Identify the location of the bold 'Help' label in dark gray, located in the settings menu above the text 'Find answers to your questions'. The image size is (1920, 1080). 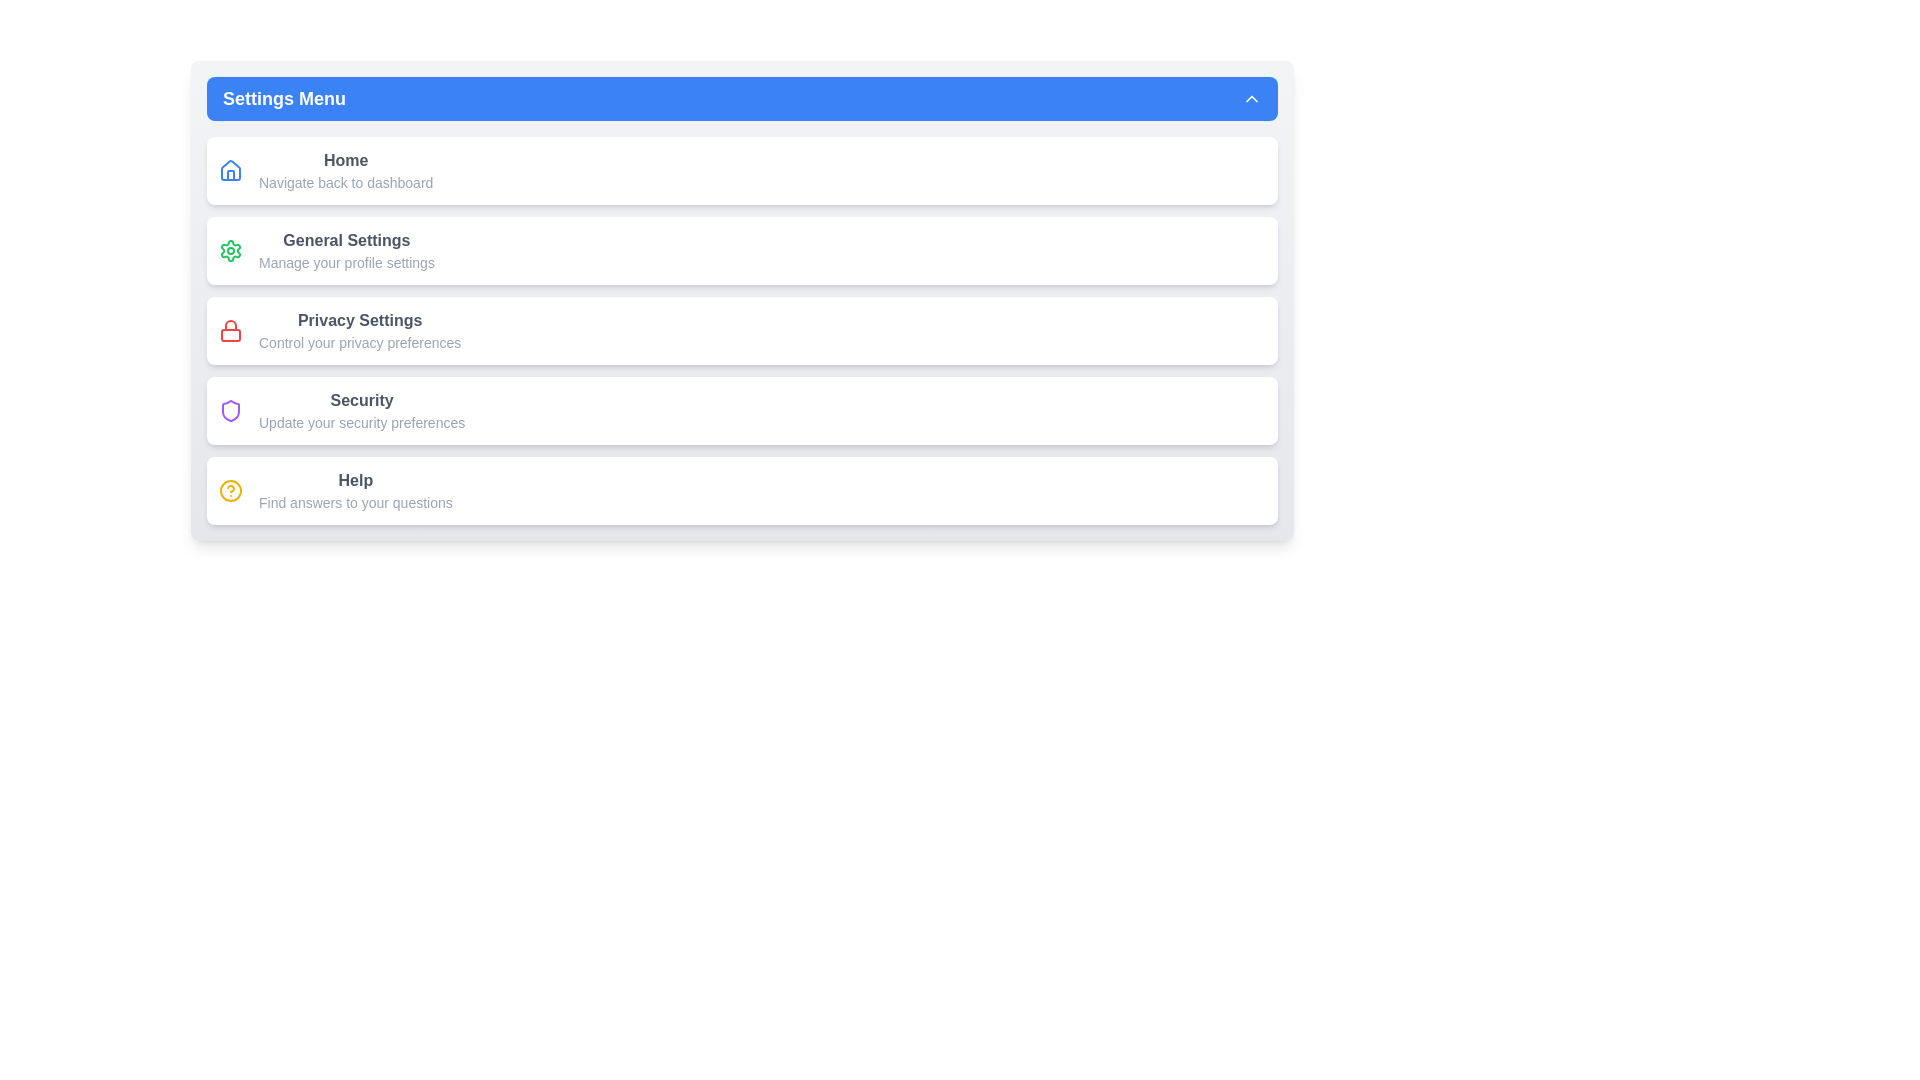
(355, 481).